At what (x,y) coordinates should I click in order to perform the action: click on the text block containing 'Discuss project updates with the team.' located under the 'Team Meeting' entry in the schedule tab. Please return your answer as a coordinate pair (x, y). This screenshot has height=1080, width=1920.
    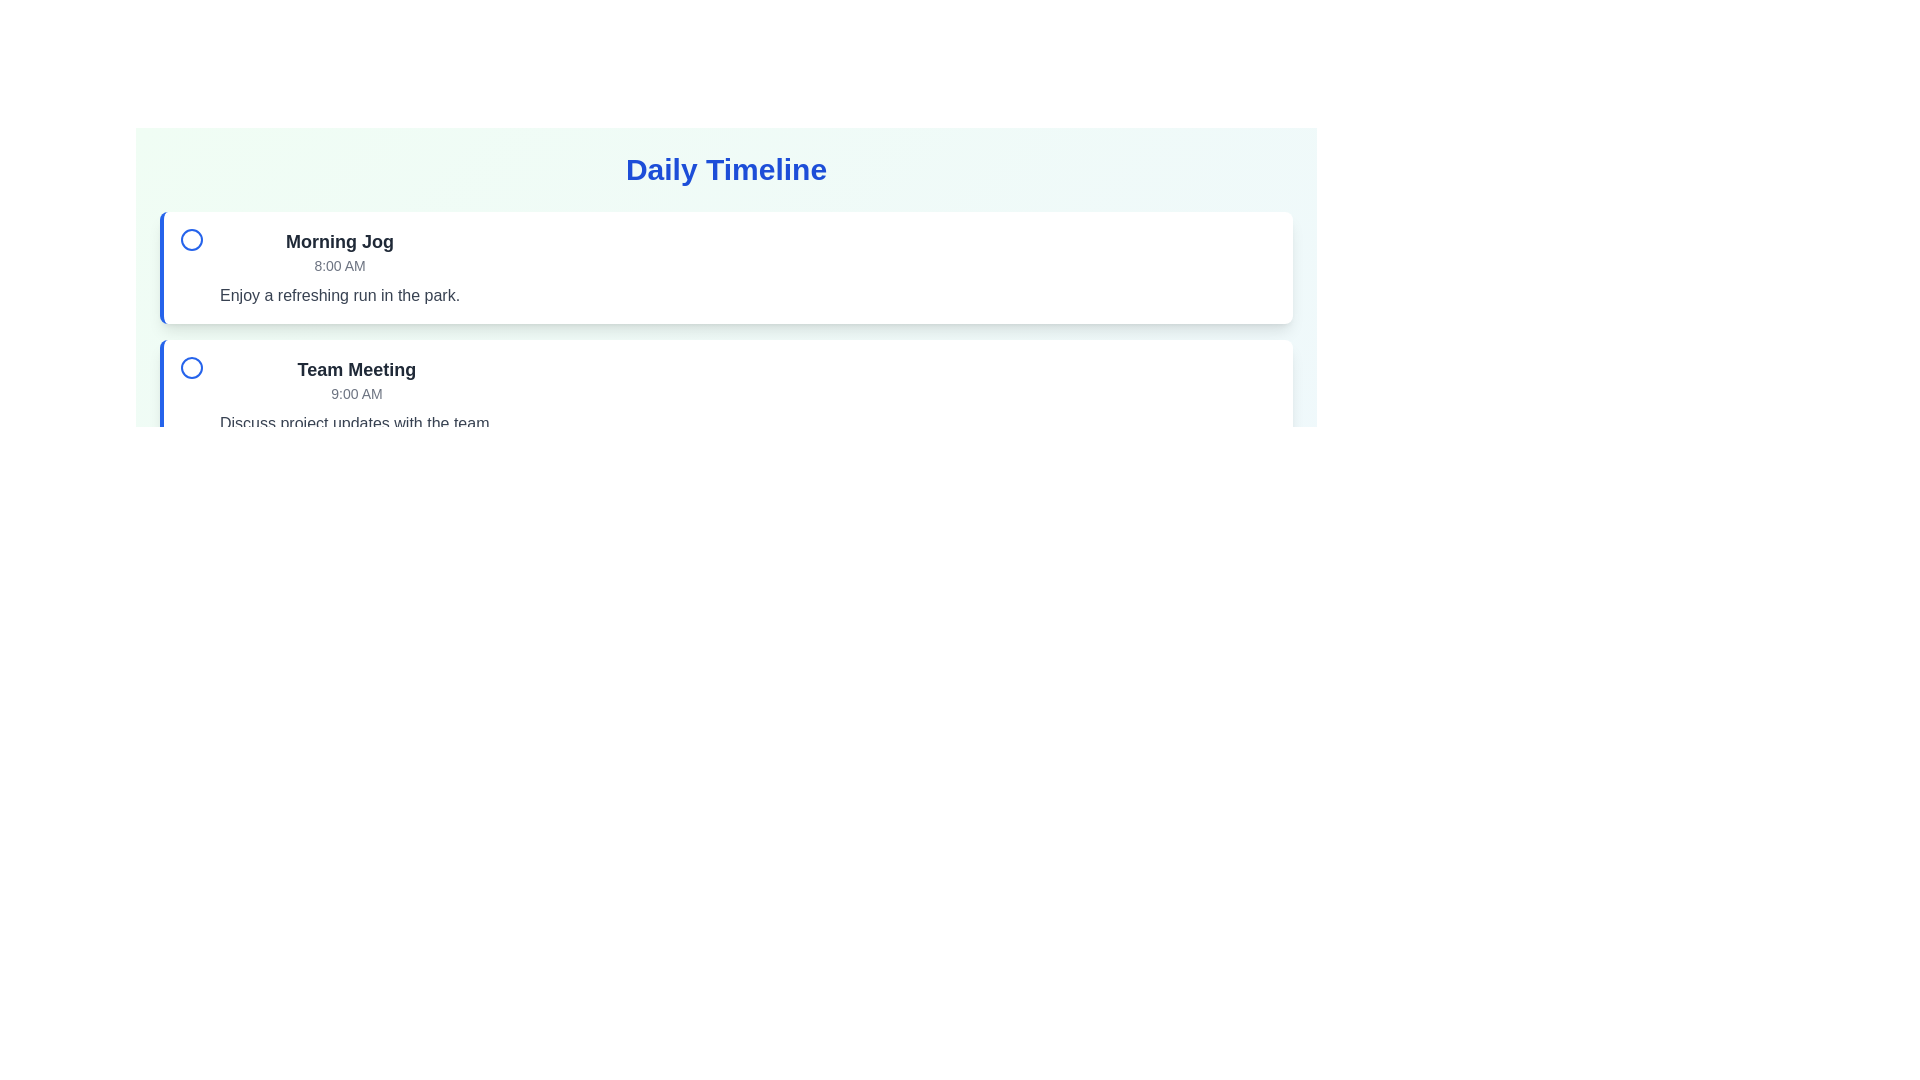
    Looking at the image, I should click on (356, 423).